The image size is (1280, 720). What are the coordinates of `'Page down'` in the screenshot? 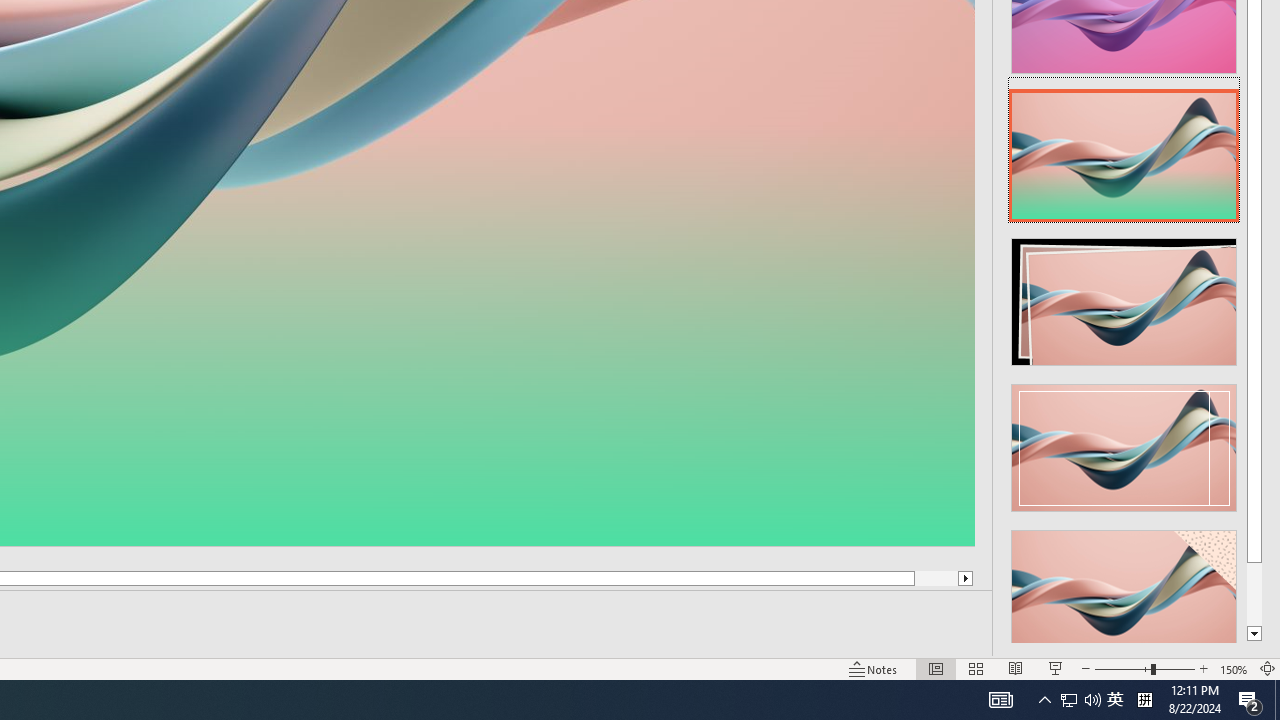 It's located at (1253, 593).